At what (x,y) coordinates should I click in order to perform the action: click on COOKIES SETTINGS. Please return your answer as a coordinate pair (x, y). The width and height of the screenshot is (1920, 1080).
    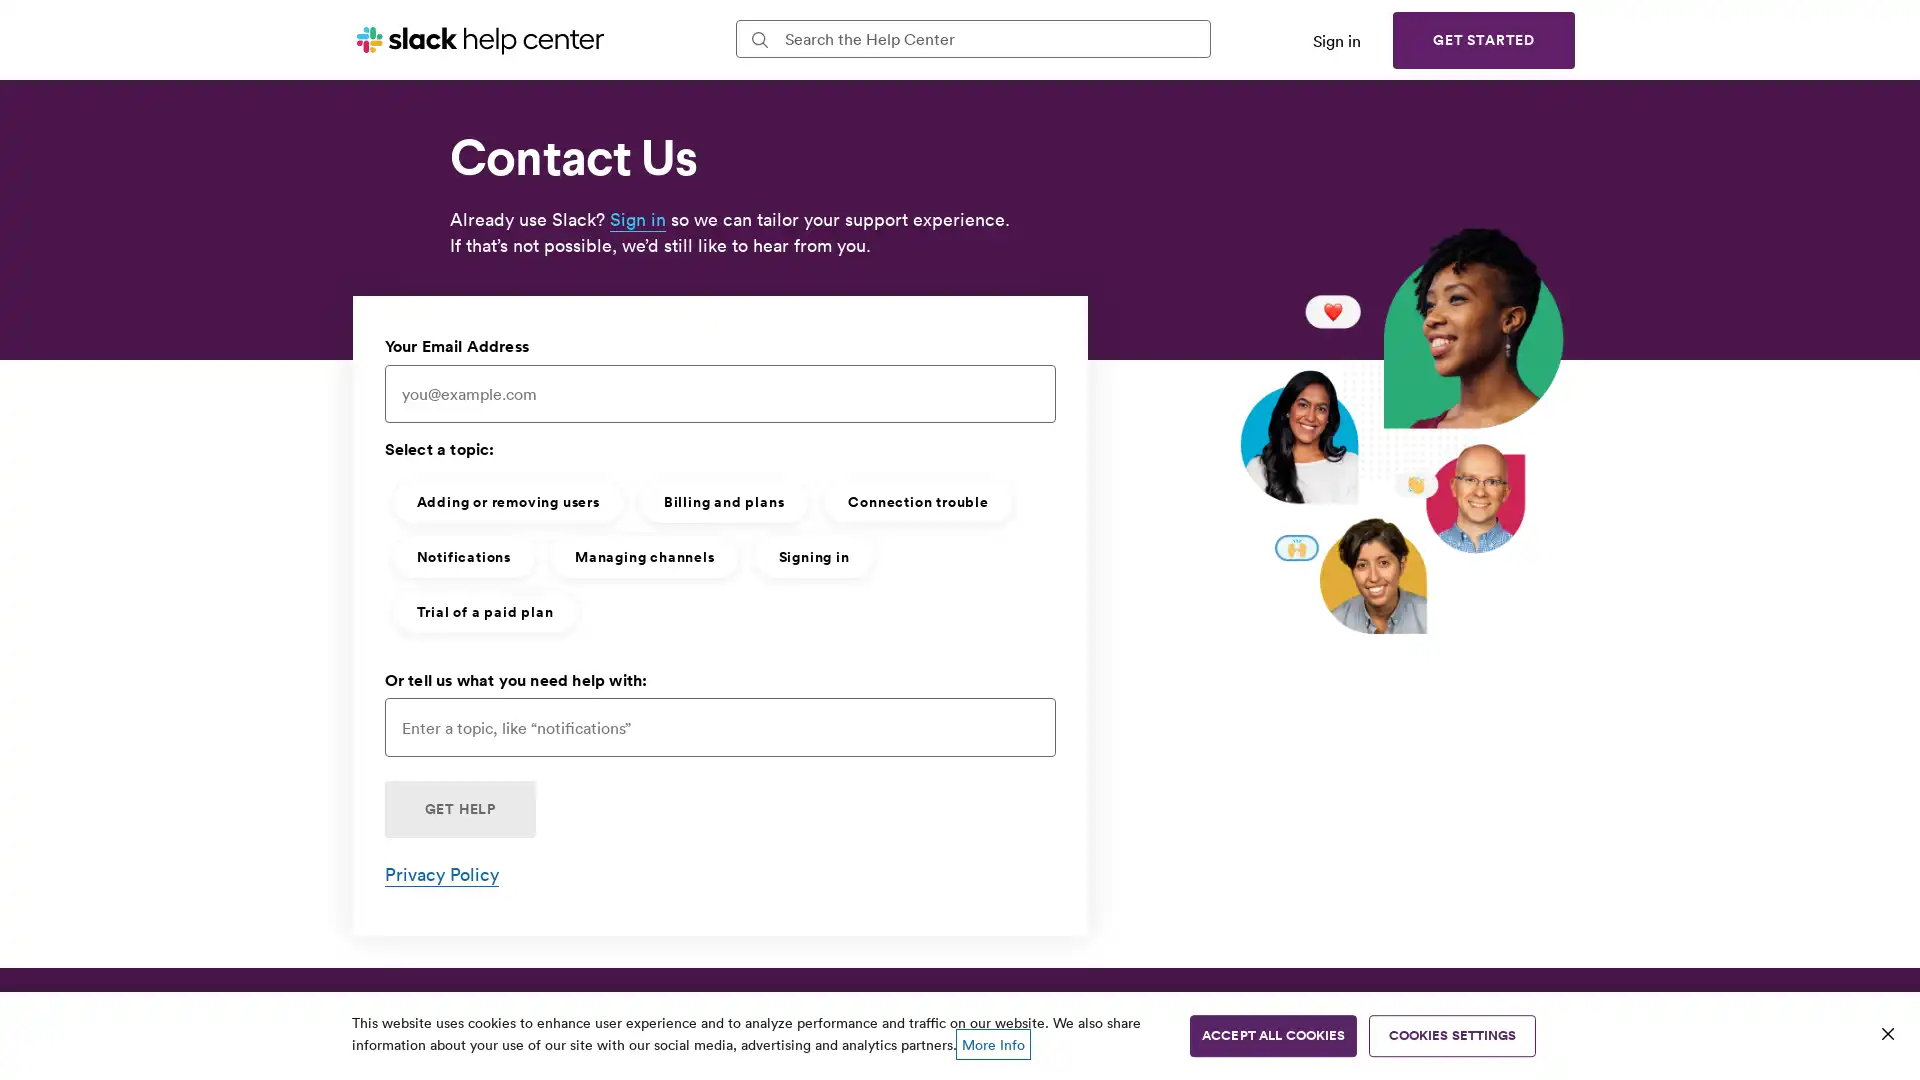
    Looking at the image, I should click on (1452, 1035).